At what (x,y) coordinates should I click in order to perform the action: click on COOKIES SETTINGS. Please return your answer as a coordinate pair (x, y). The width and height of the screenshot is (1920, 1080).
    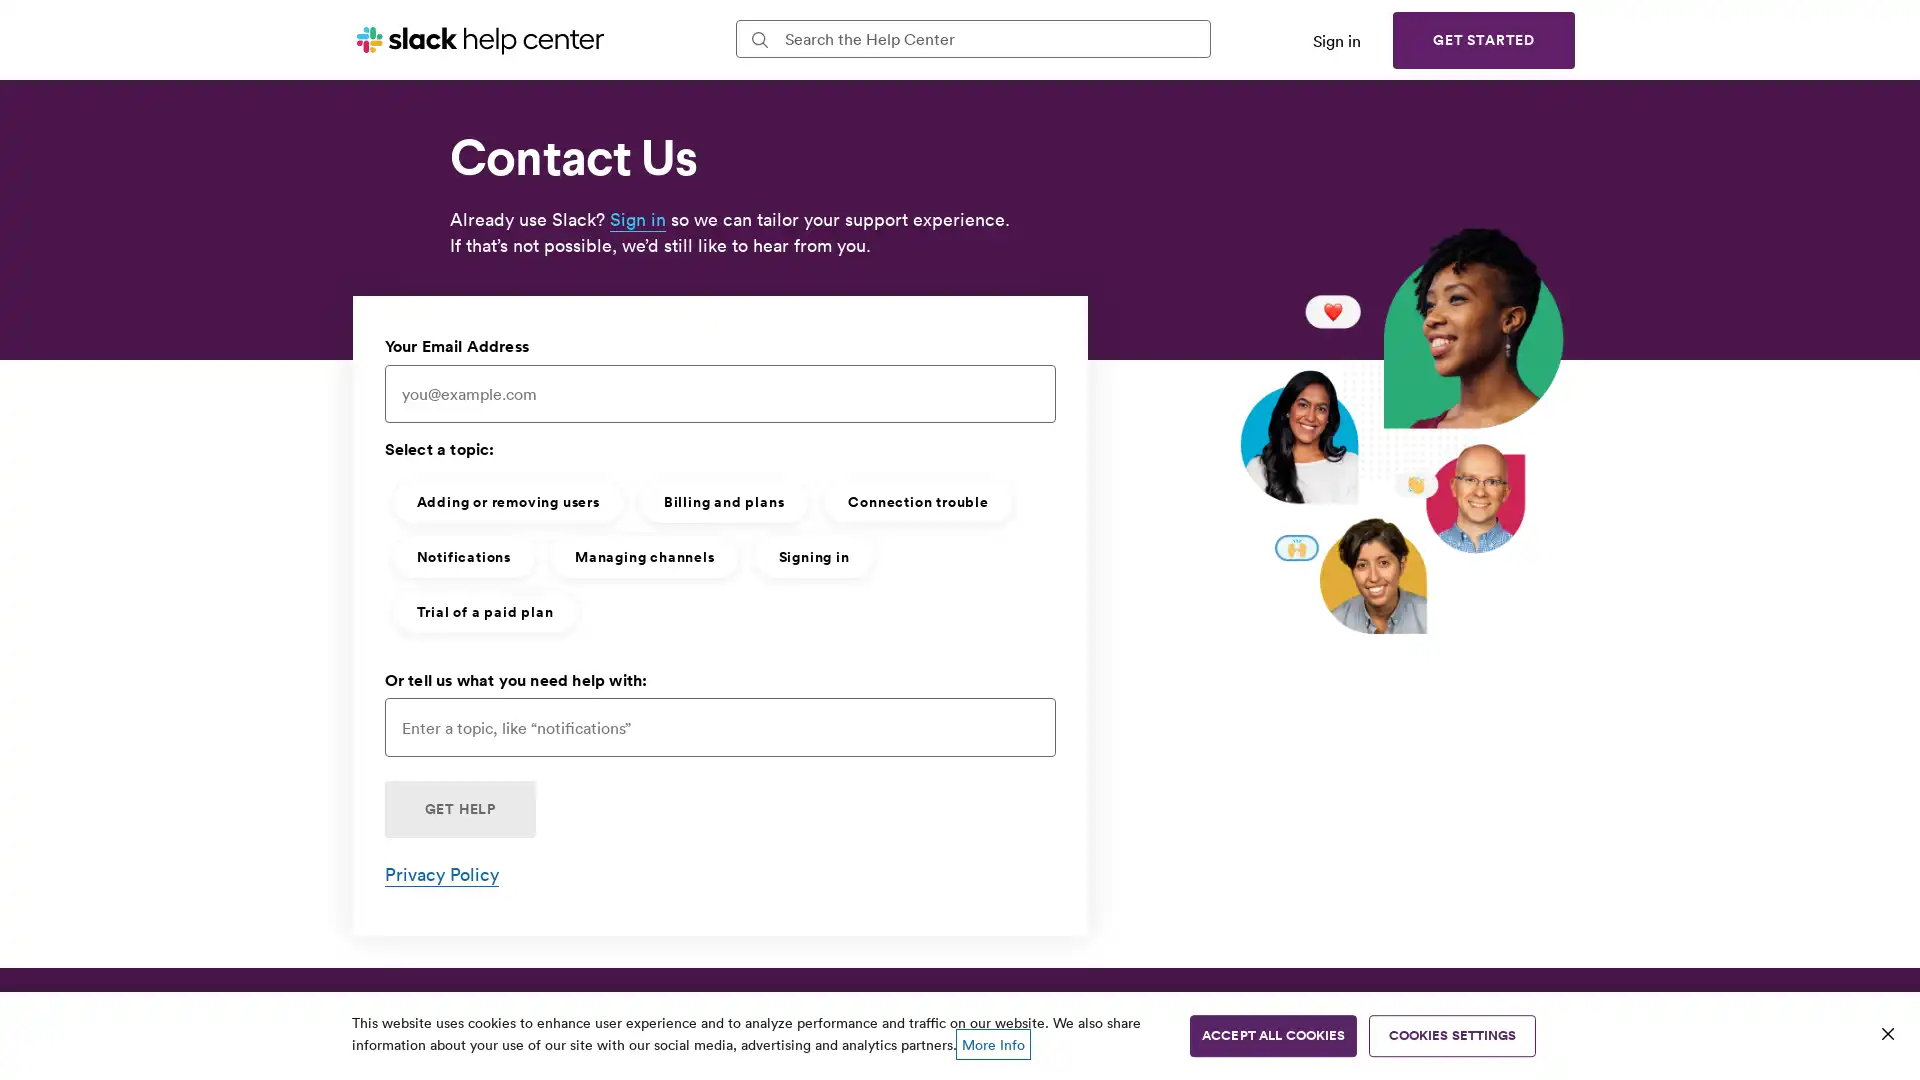
    Looking at the image, I should click on (1452, 1035).